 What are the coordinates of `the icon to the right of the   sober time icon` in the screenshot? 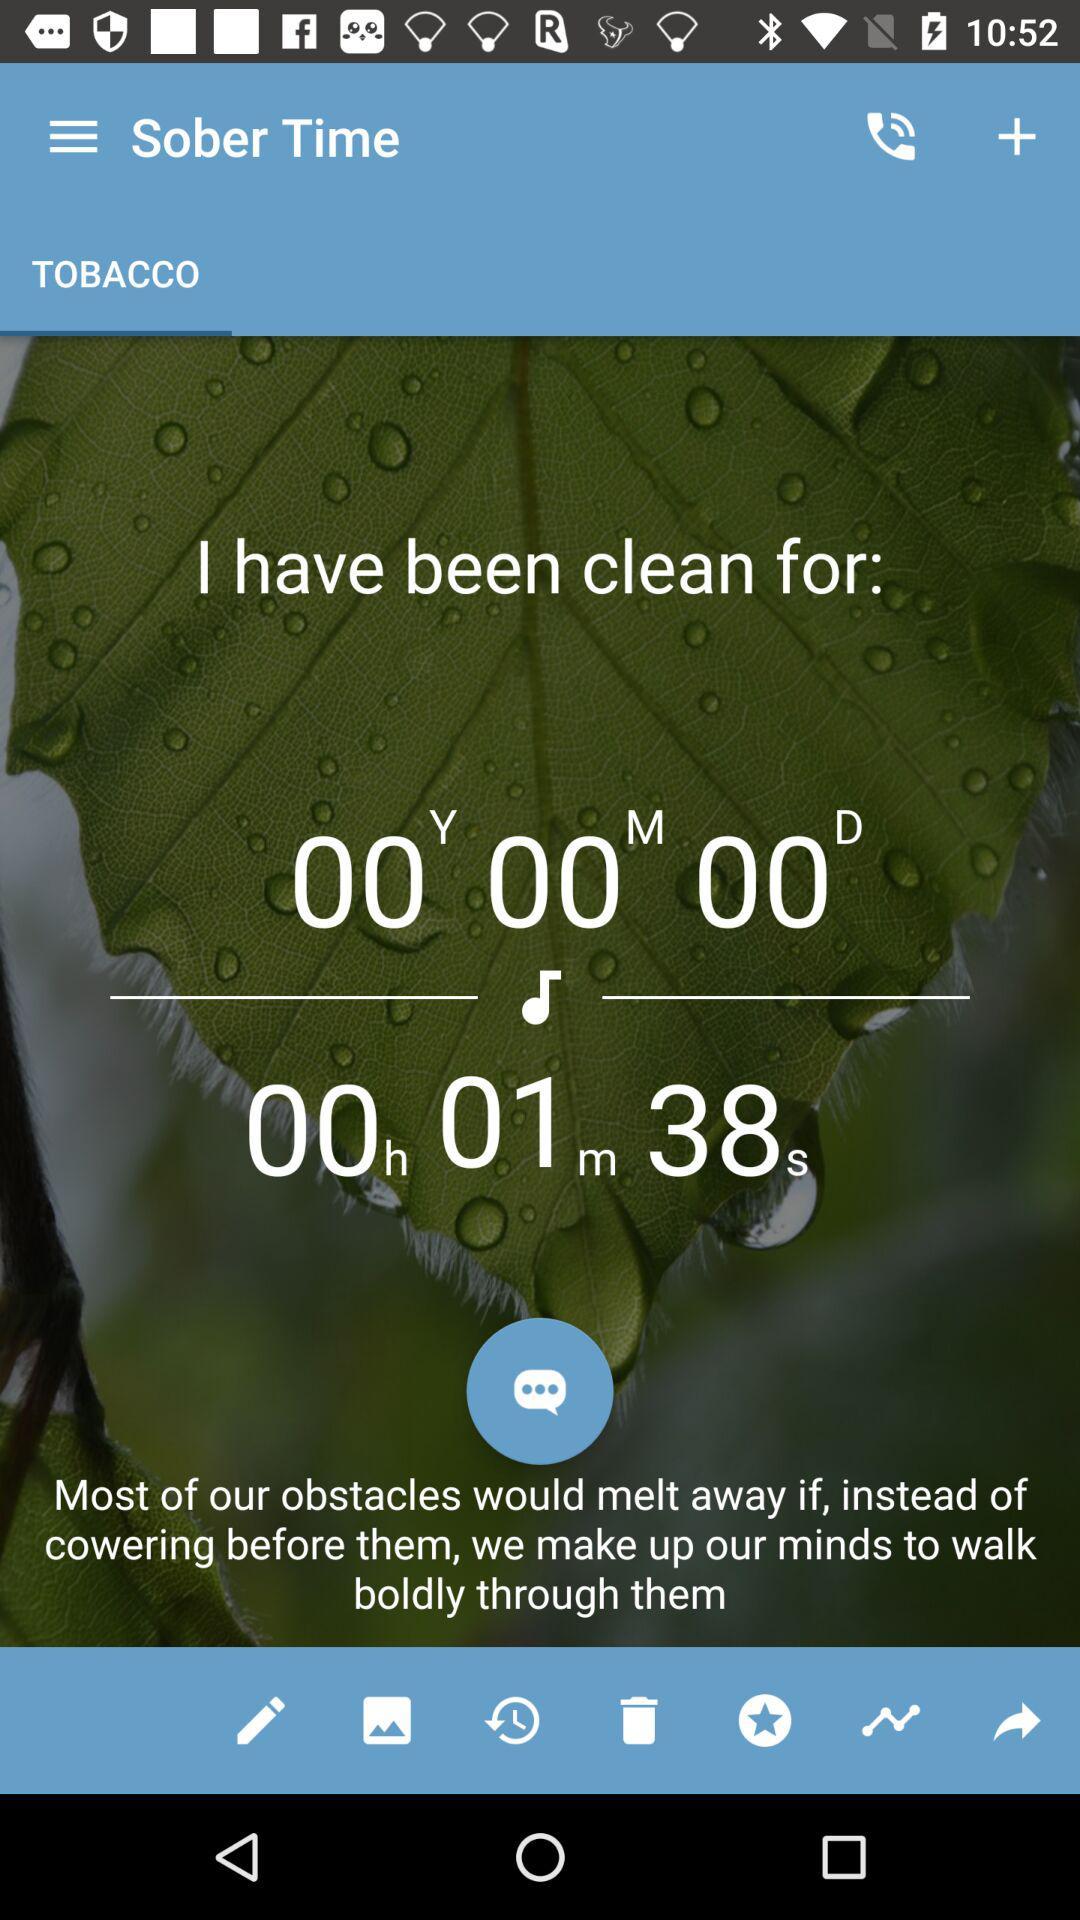 It's located at (890, 135).